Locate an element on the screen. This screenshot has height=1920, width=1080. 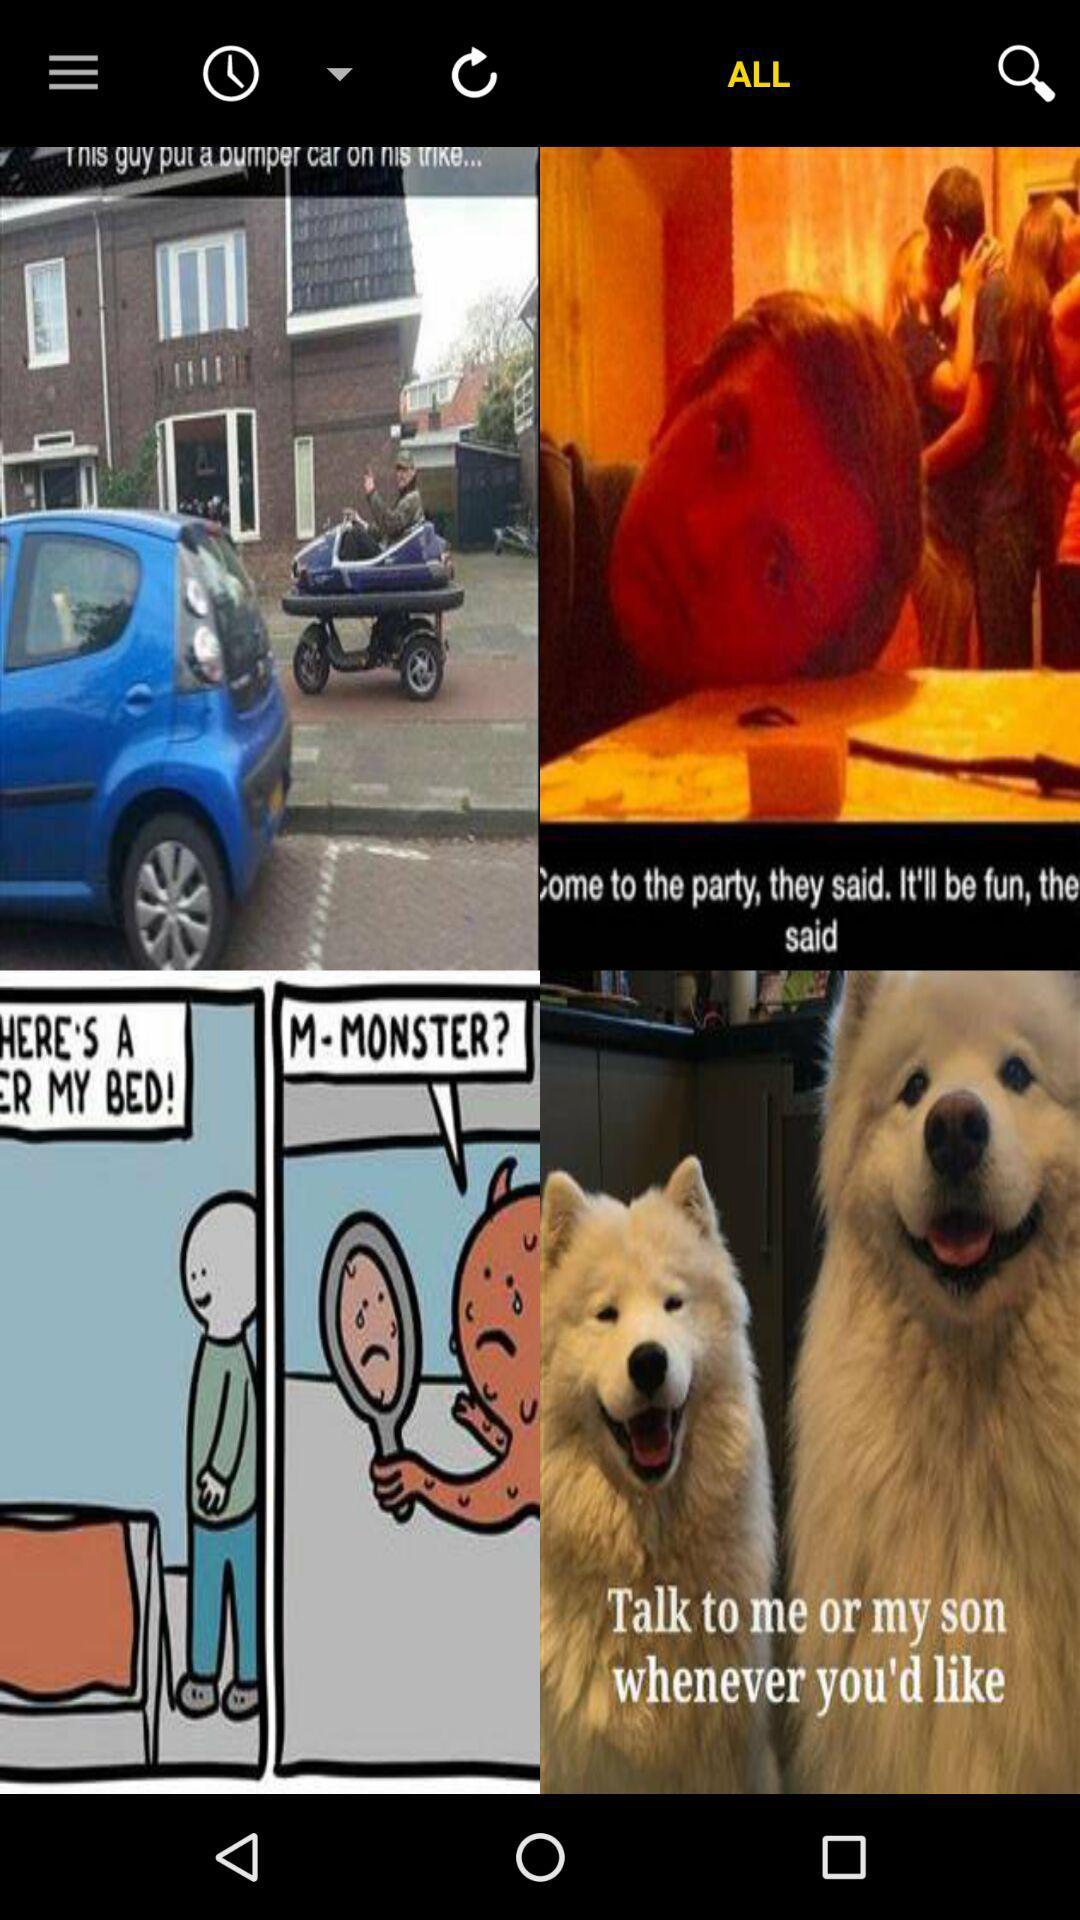
refresh option is located at coordinates (474, 73).